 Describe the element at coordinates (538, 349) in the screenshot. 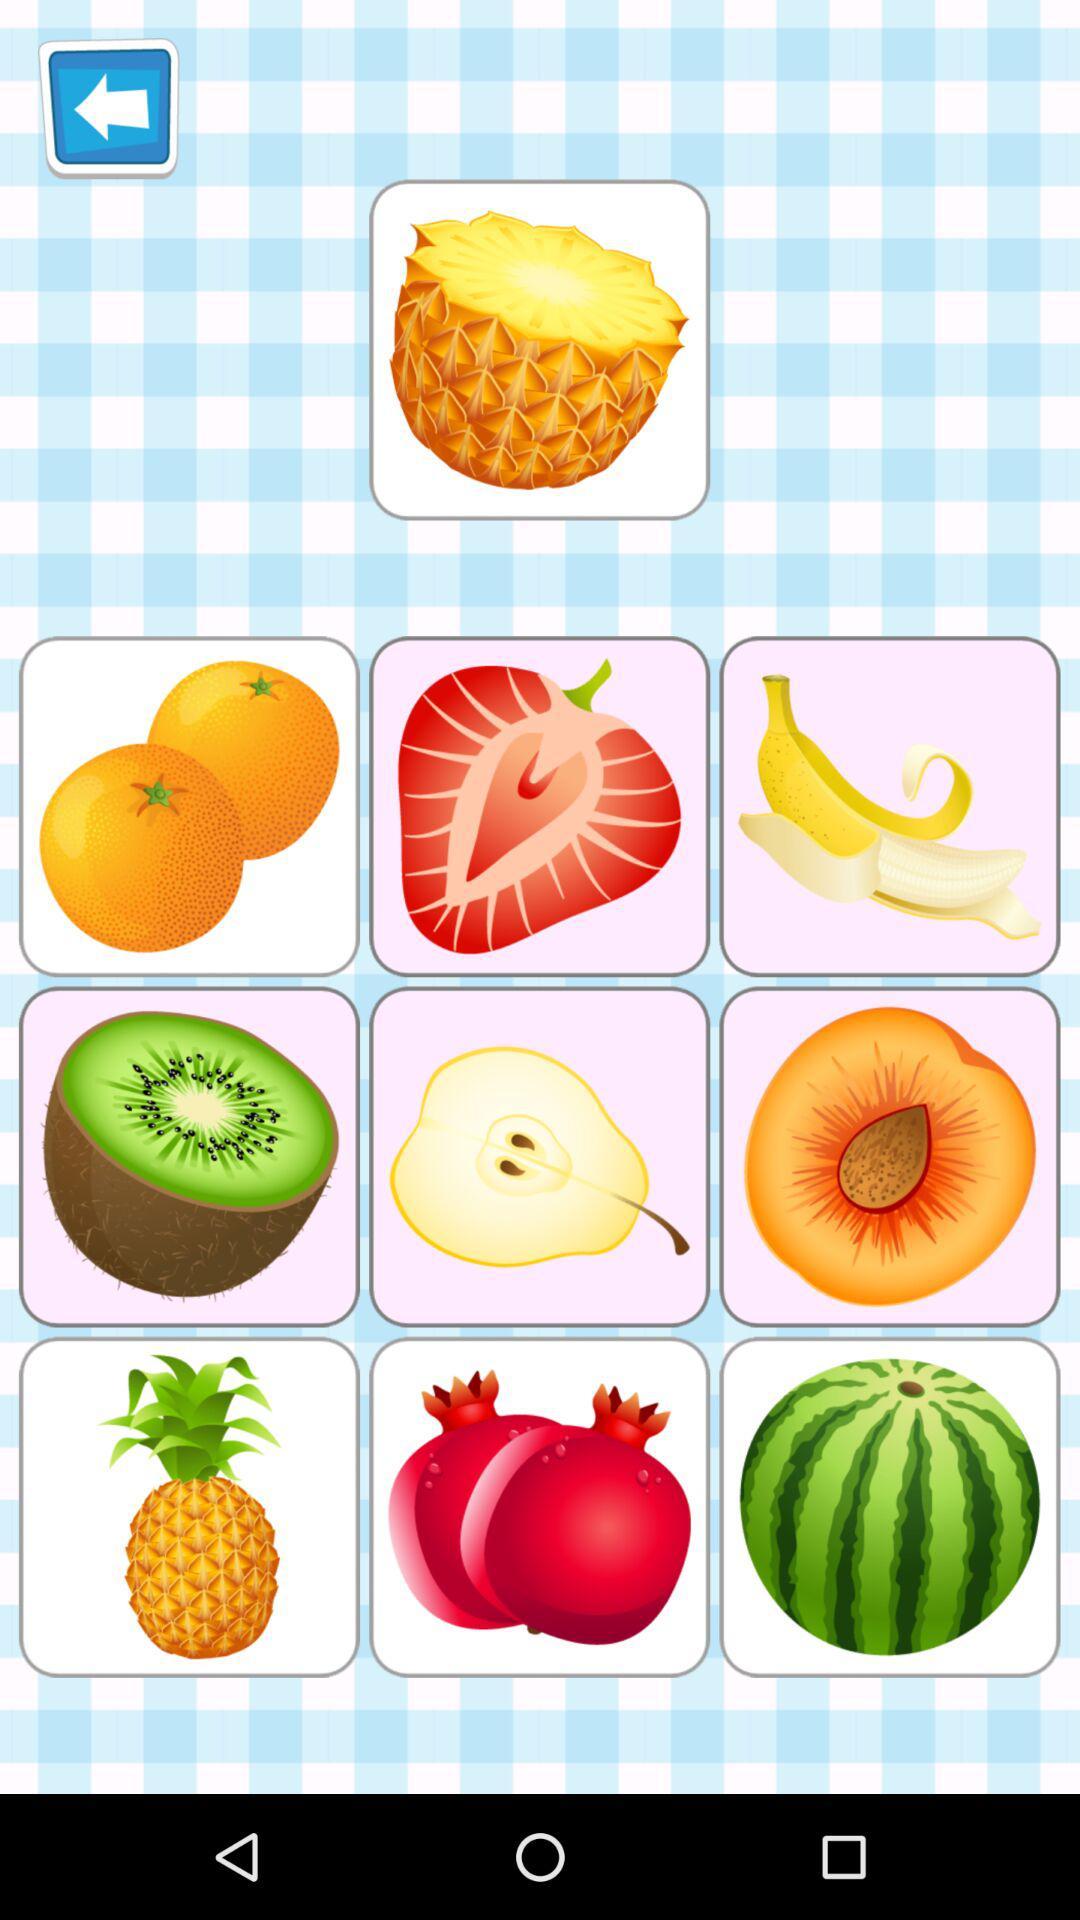

I see `fruit pineapple` at that location.